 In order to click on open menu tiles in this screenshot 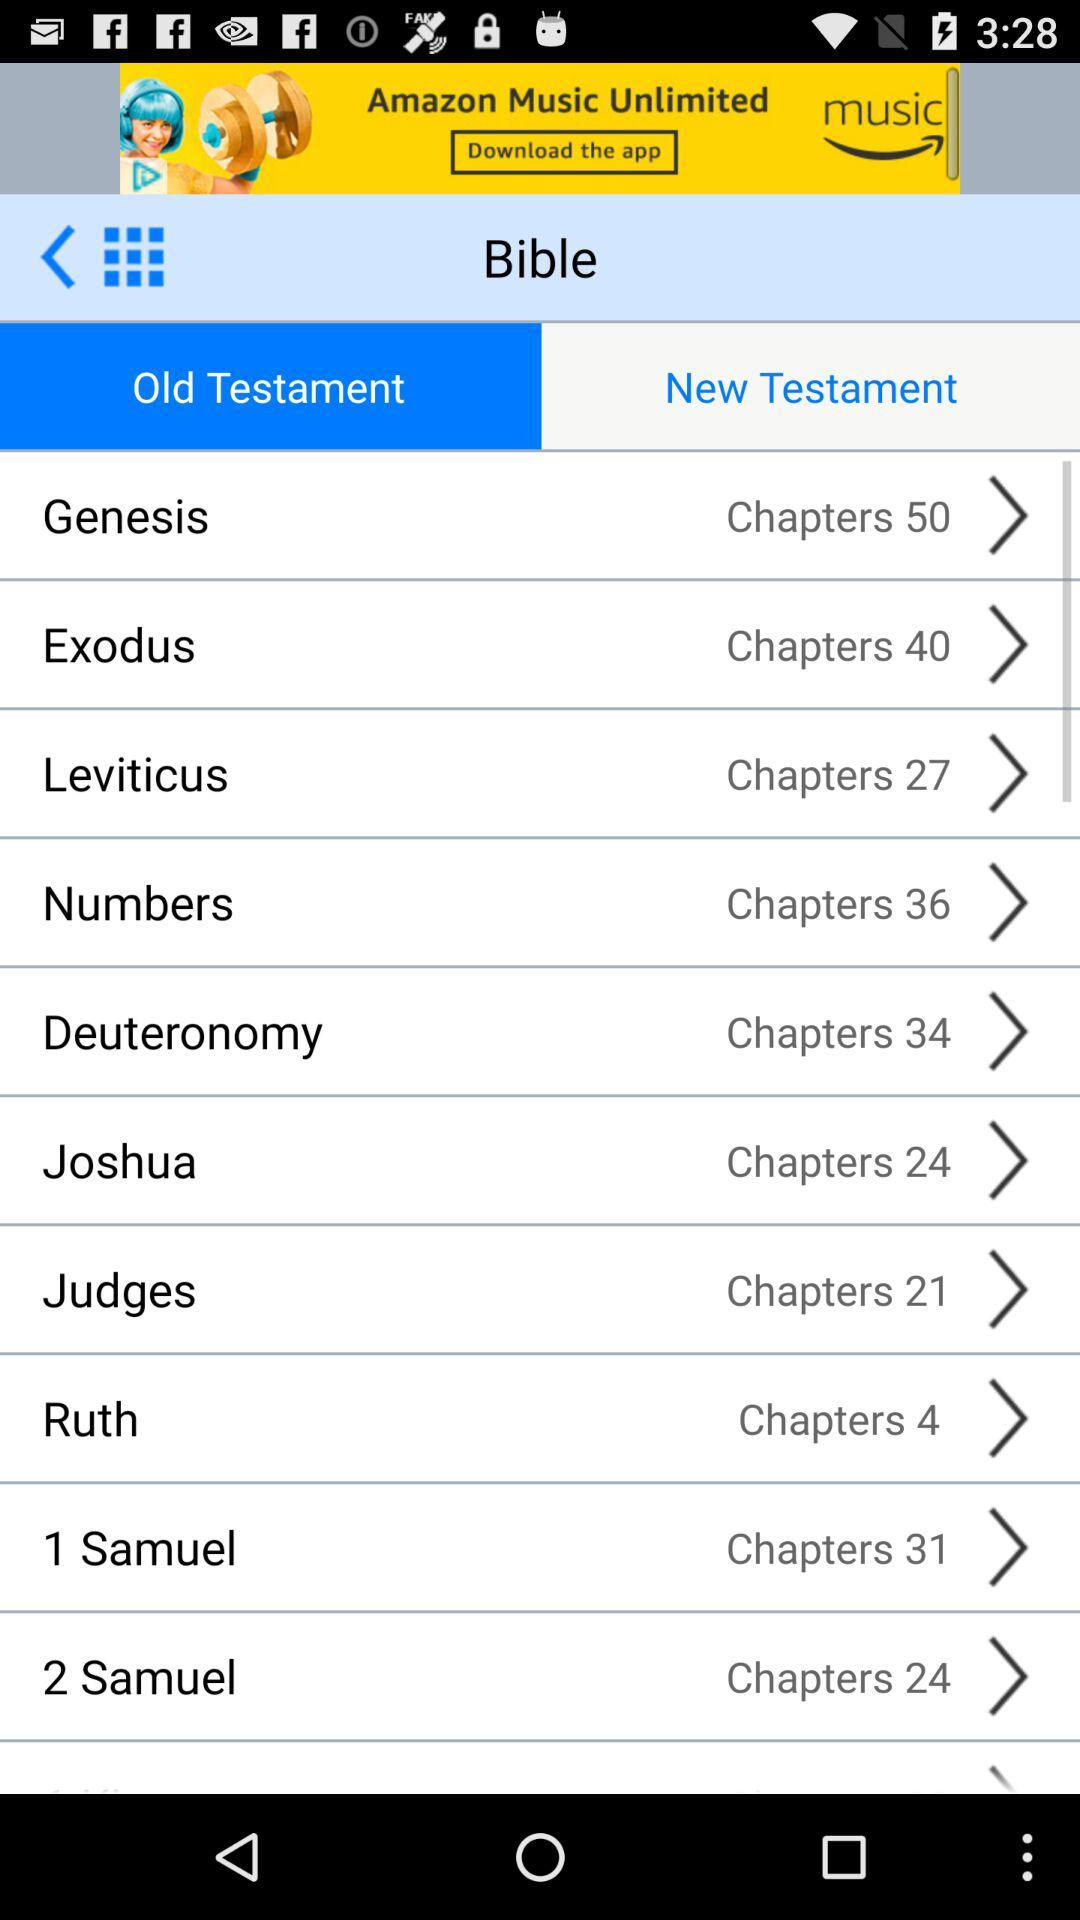, I will do `click(133, 255)`.